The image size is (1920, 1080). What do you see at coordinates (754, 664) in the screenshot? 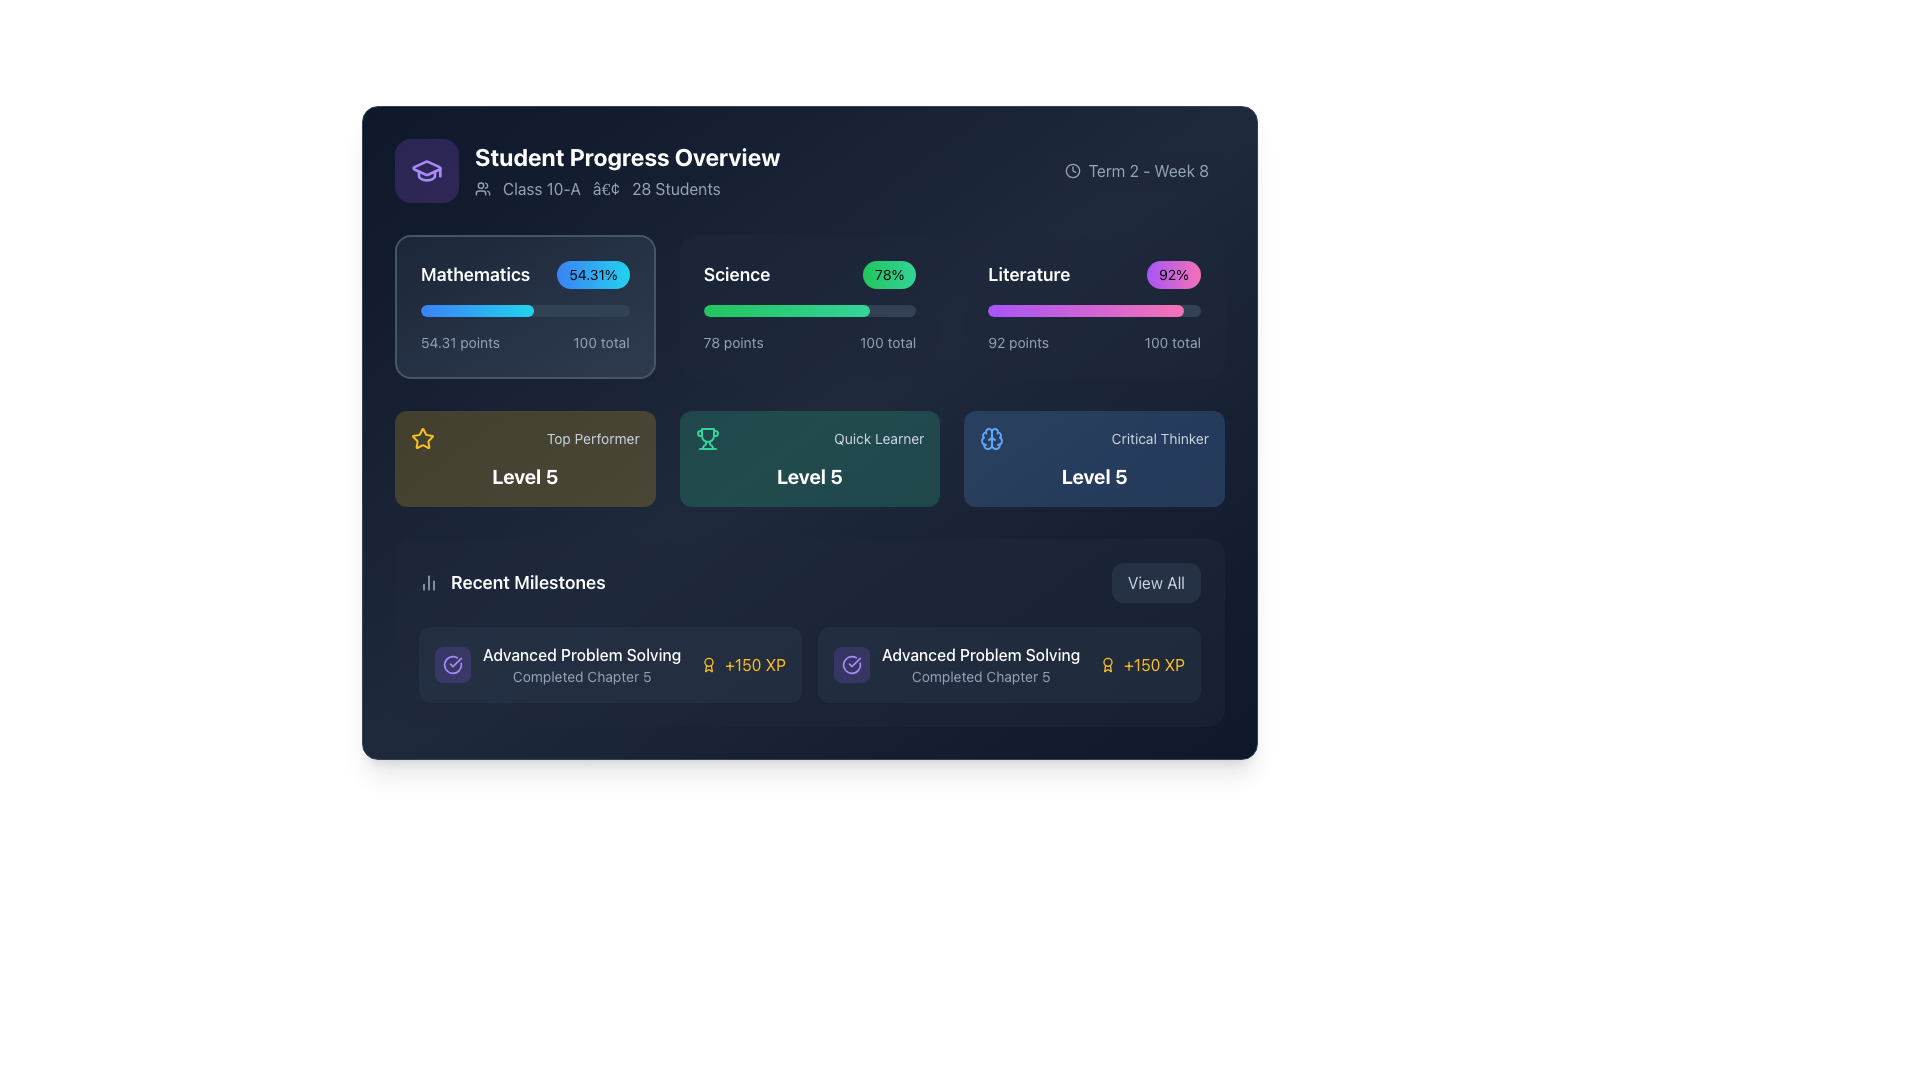
I see `the '+150 XP' text indicator, which is styled in bold amber font and located in the 'Recent Milestones' section, next to the 'Advanced Problem Solving' milestone entry` at bounding box center [754, 664].